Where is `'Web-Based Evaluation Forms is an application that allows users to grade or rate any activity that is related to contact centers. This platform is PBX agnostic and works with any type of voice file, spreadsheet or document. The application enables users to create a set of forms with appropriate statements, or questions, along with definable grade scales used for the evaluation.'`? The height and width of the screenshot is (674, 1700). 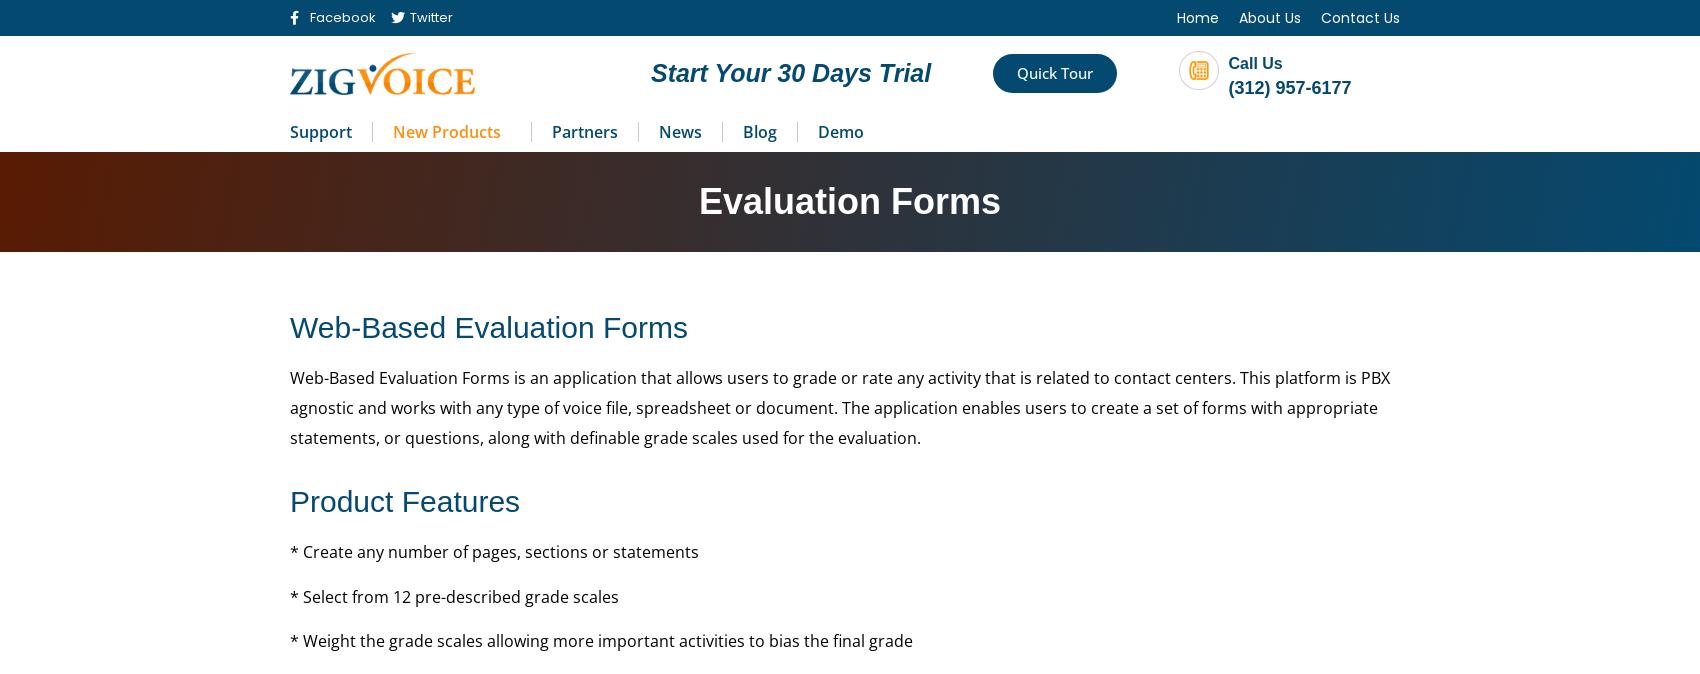
'Web-Based Evaluation Forms is an application that allows users to grade or rate any activity that is related to contact centers. This platform is PBX agnostic and works with any type of voice file, spreadsheet or document. The application enables users to create a set of forms with appropriate statements, or questions, along with definable grade scales used for the evaluation.' is located at coordinates (838, 406).